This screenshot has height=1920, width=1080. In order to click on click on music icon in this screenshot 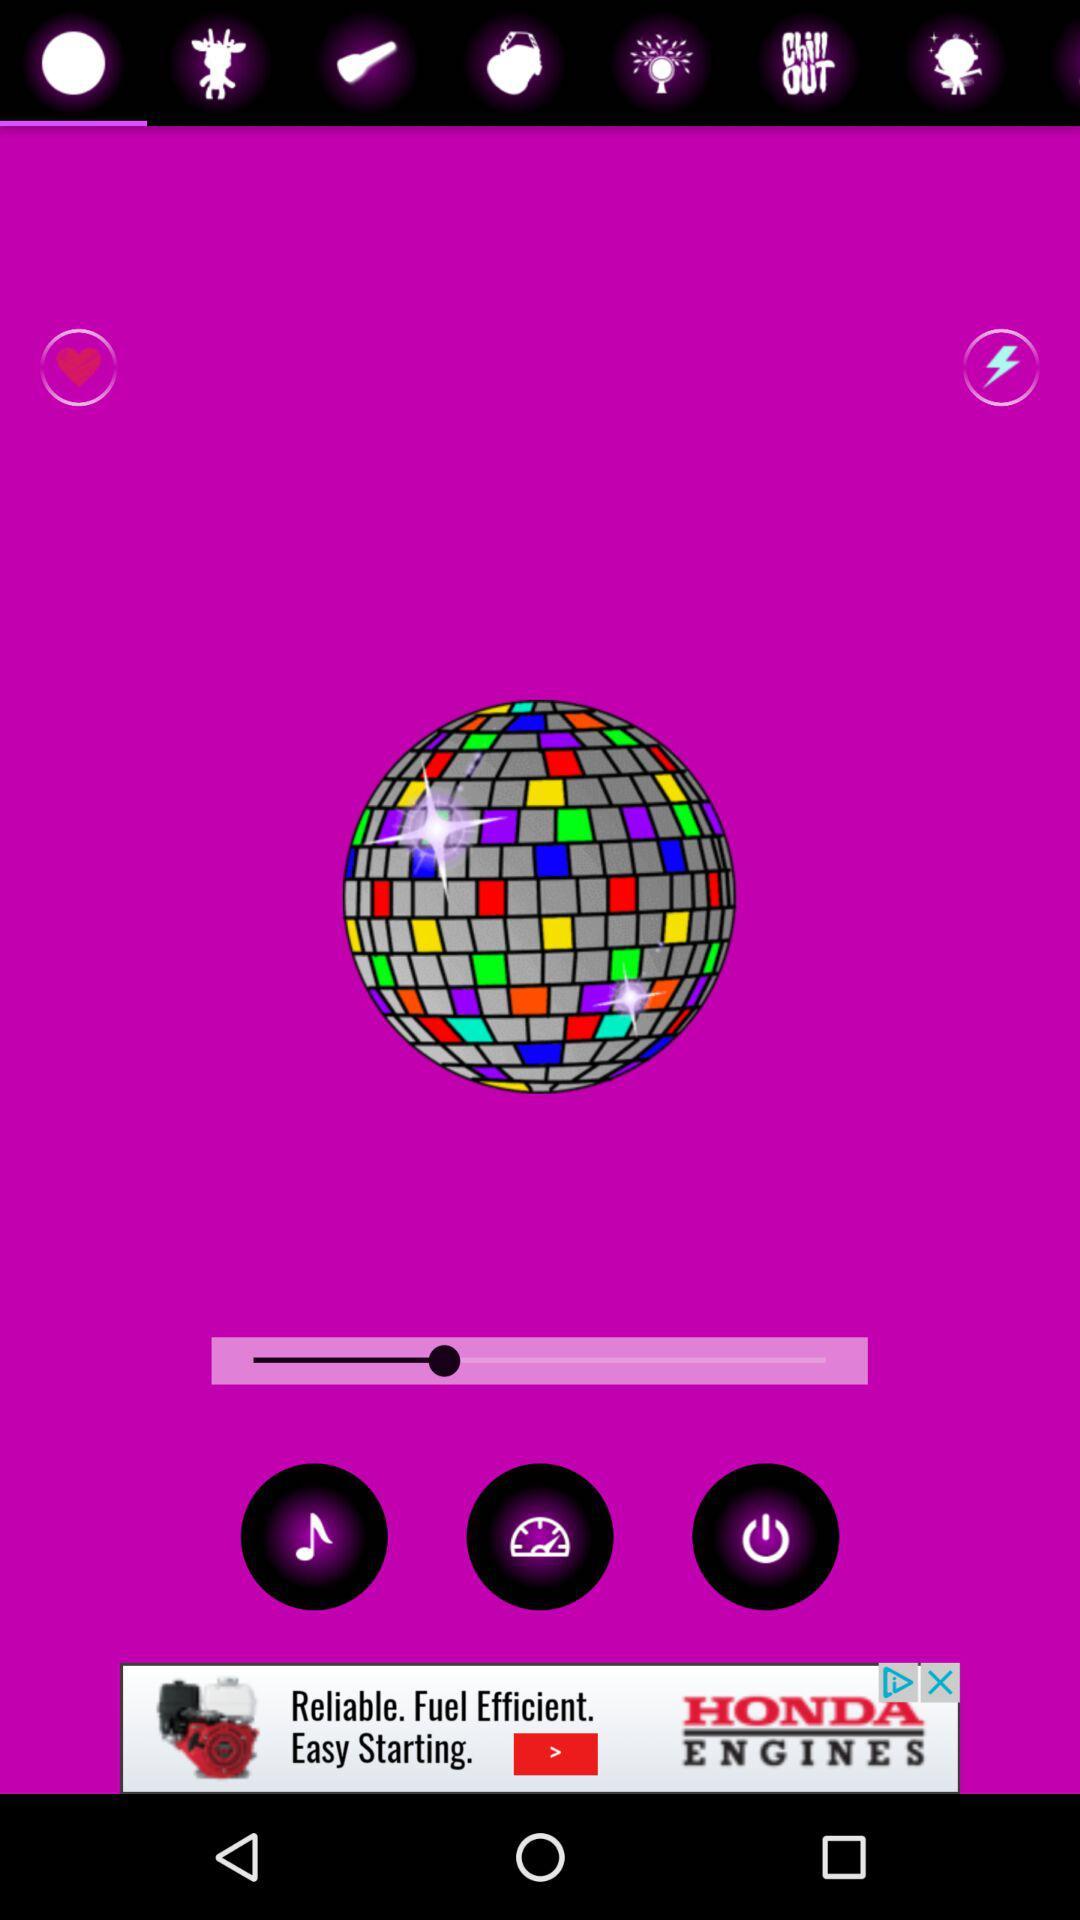, I will do `click(314, 1535)`.